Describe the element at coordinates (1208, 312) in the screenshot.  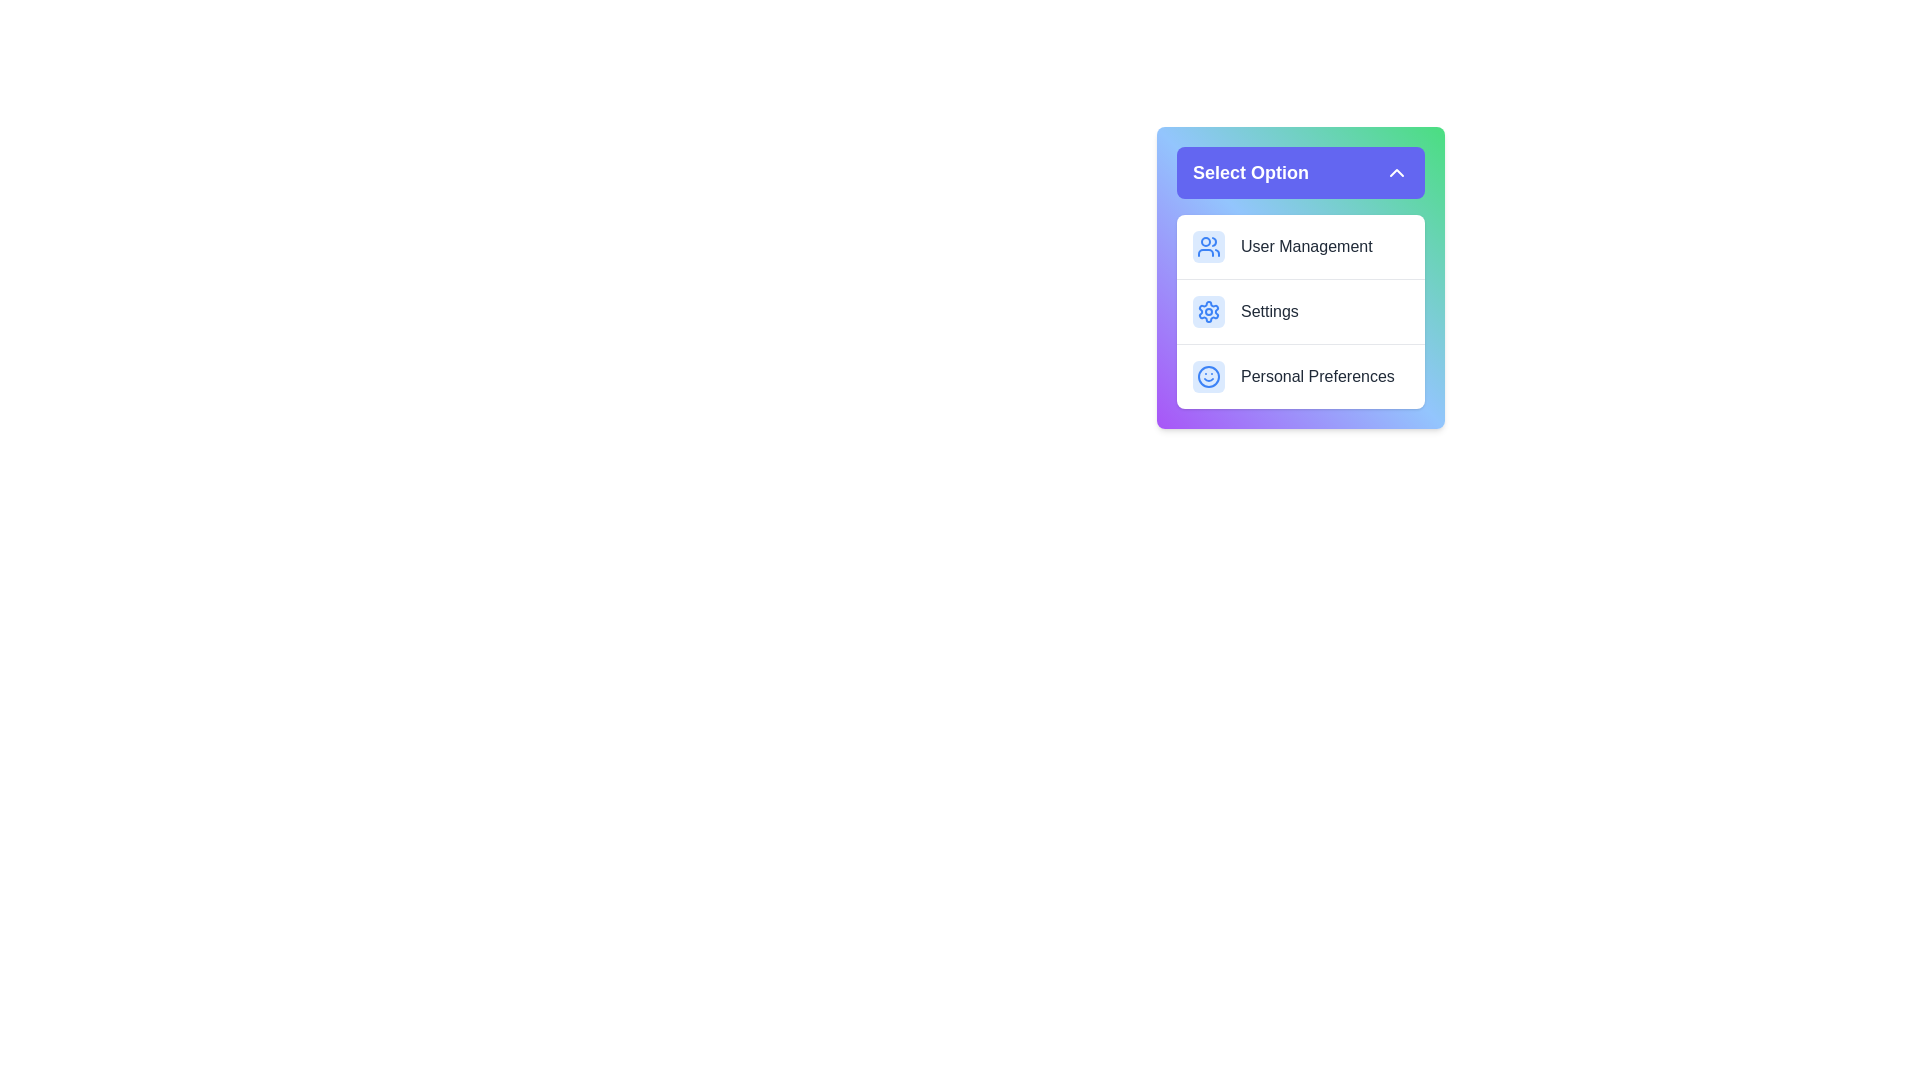
I see `the gear-shaped settings icon, which is blue and located near the 'Settings' option in the upper part of the interface` at that location.